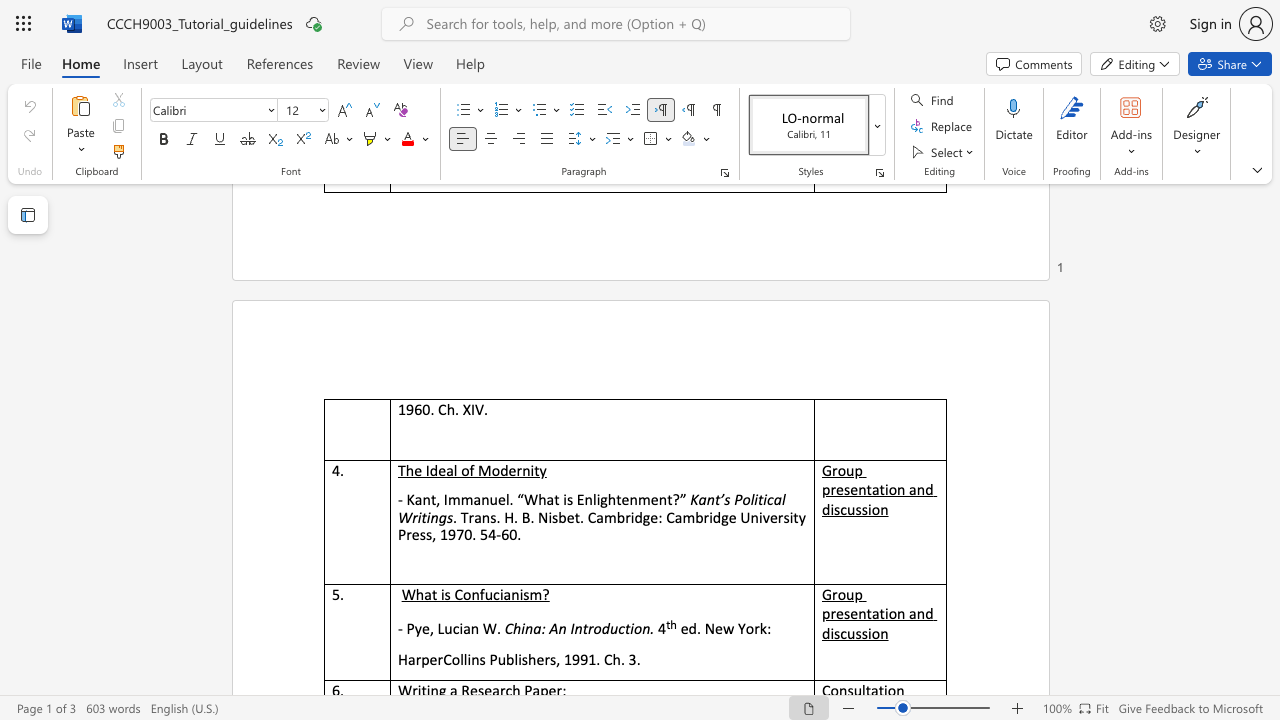 The width and height of the screenshot is (1280, 720). Describe the element at coordinates (620, 498) in the screenshot. I see `the subset text "en" within the text "- Kant, Immanuel. “What is Enlightenment?”"` at that location.